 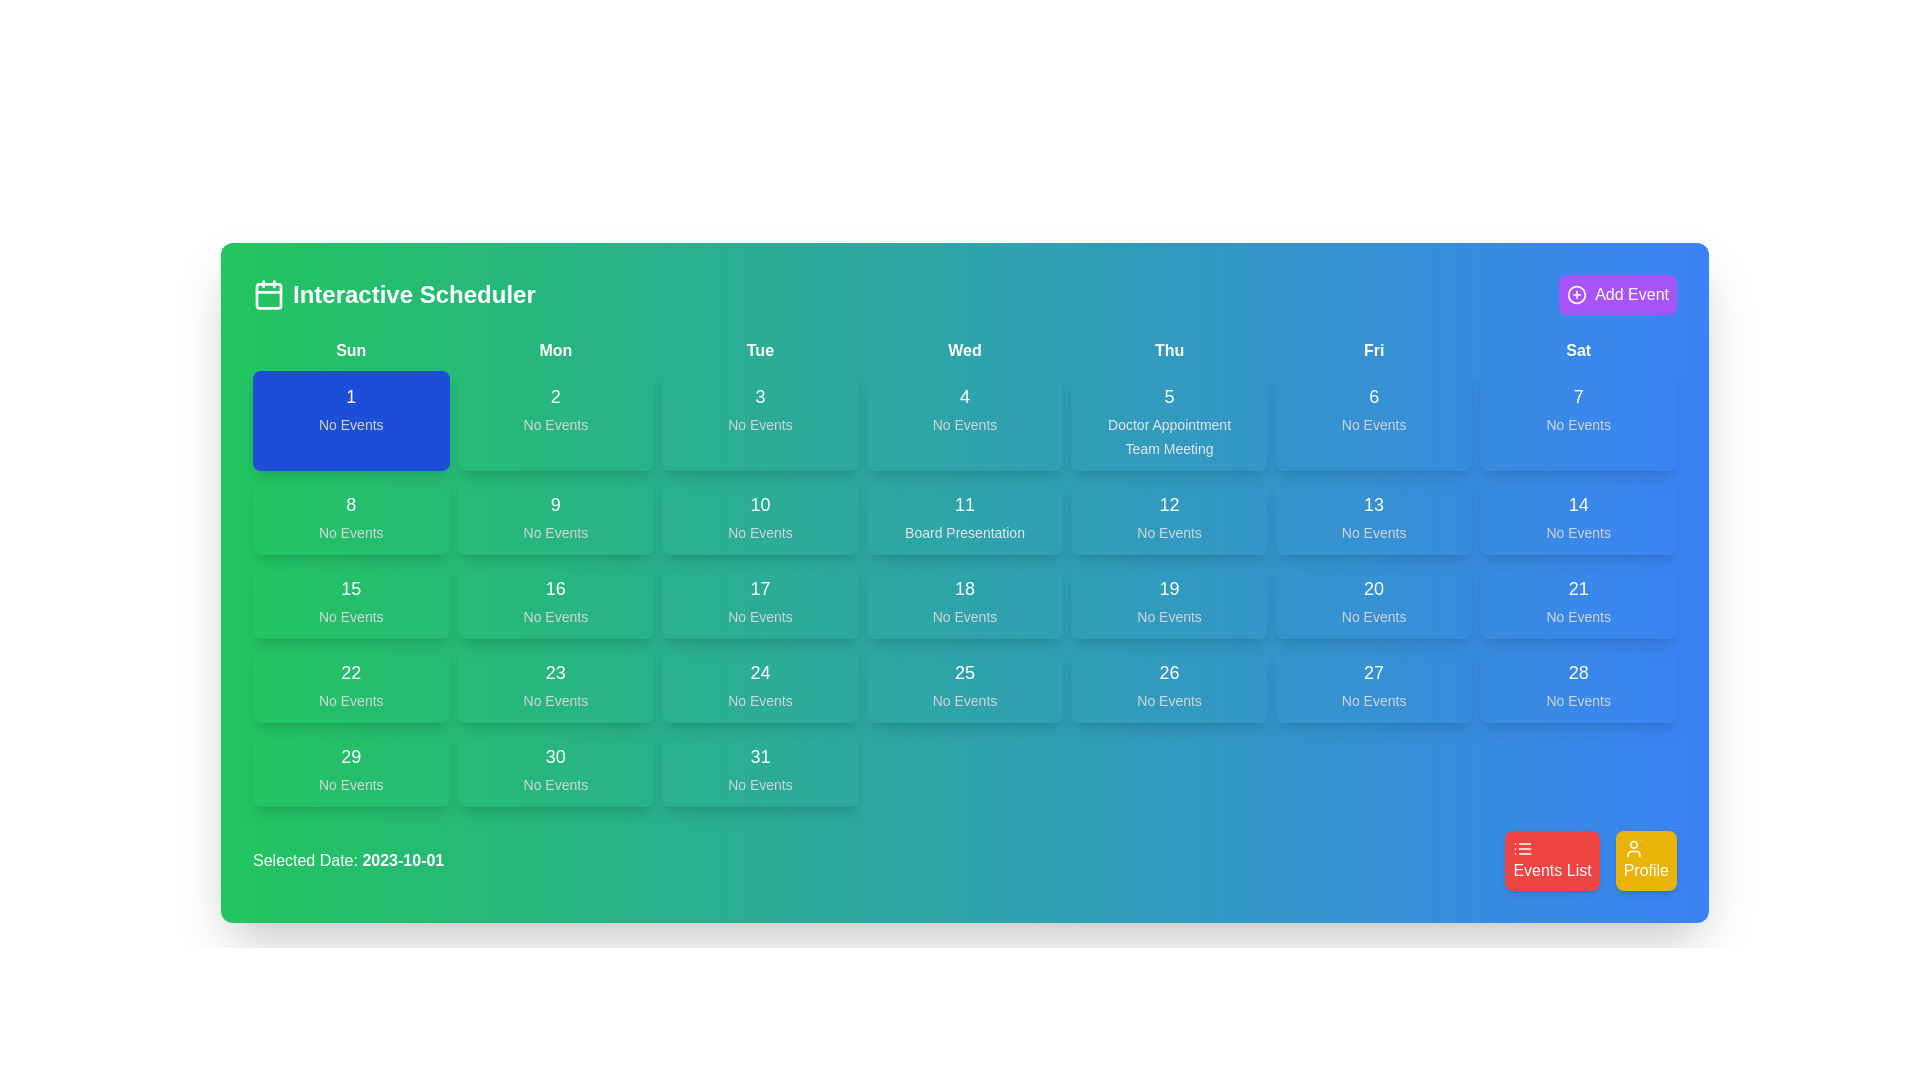 I want to click on the Text Label element displaying the number '4', which is centered within the cell for Wednesday in a calendar view, so click(x=964, y=397).